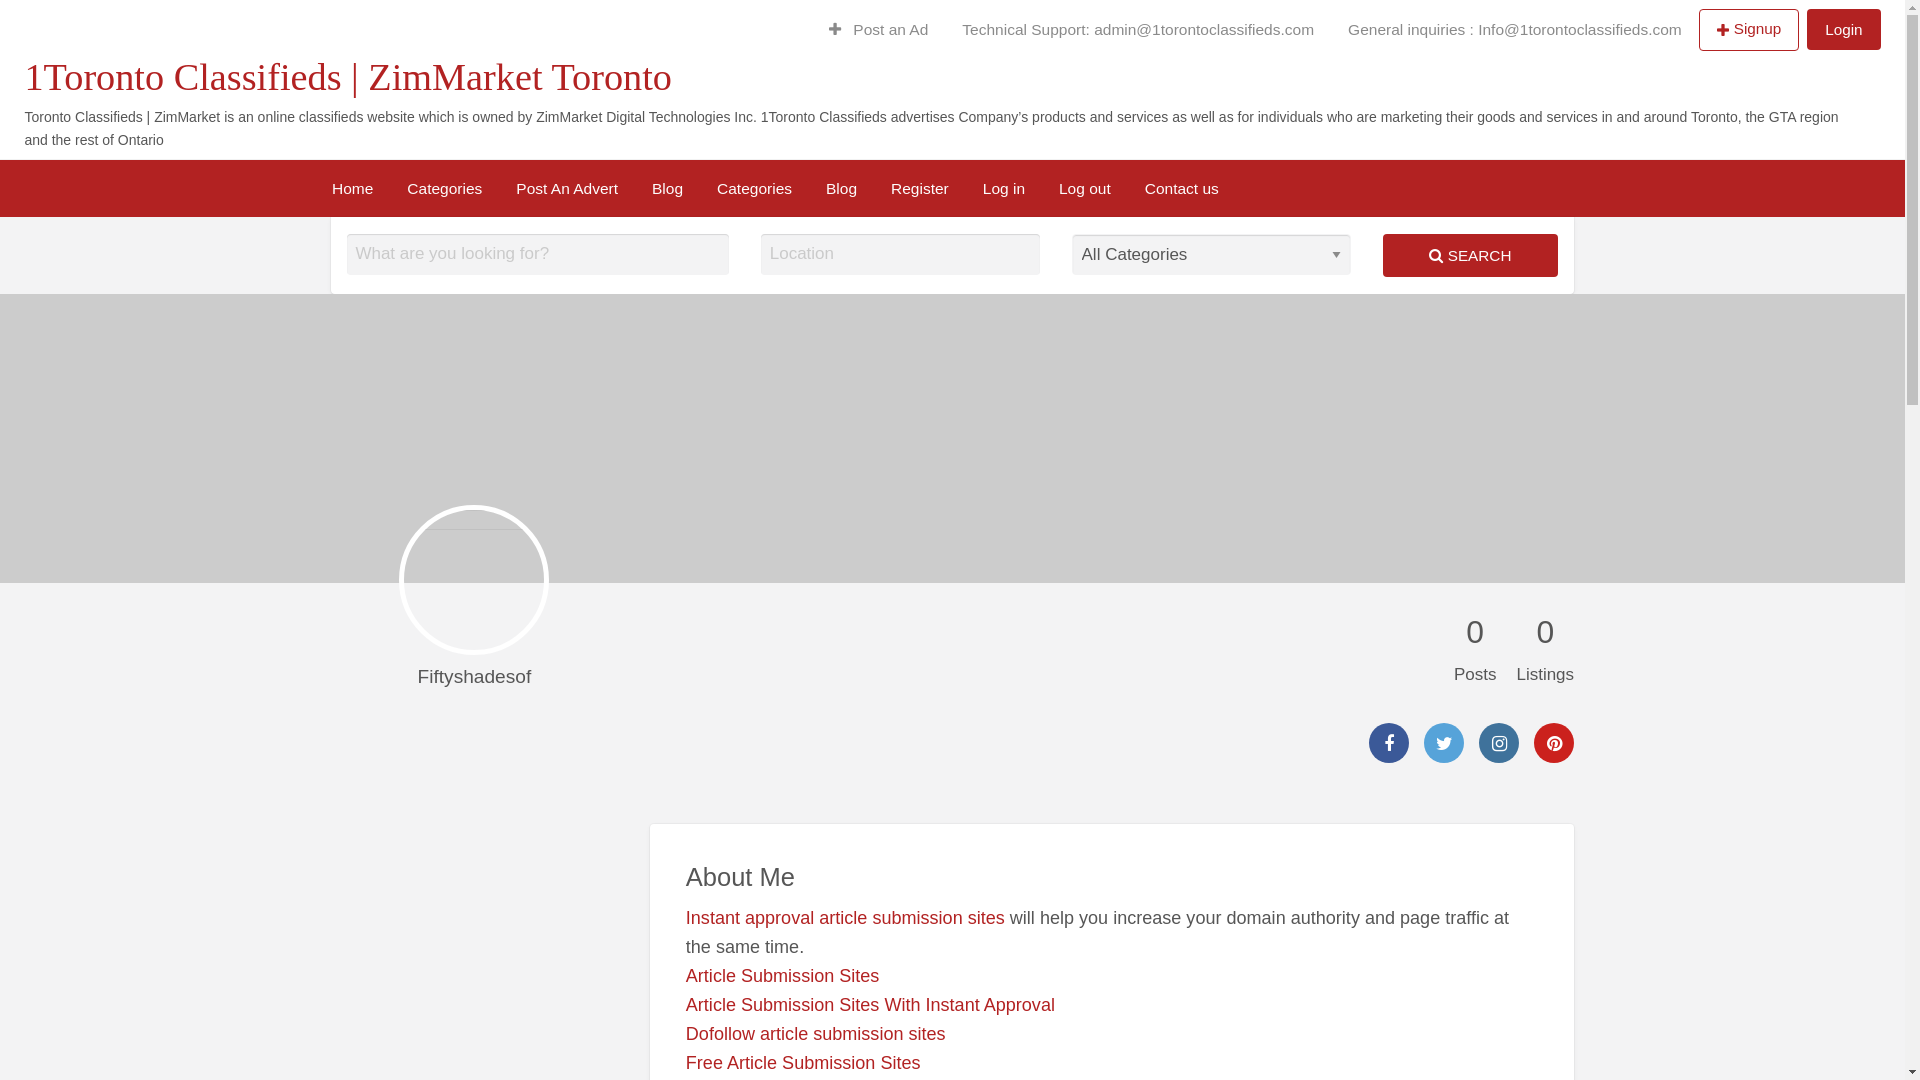  I want to click on 'Article Submission Sites With Instant Approval', so click(870, 1005).